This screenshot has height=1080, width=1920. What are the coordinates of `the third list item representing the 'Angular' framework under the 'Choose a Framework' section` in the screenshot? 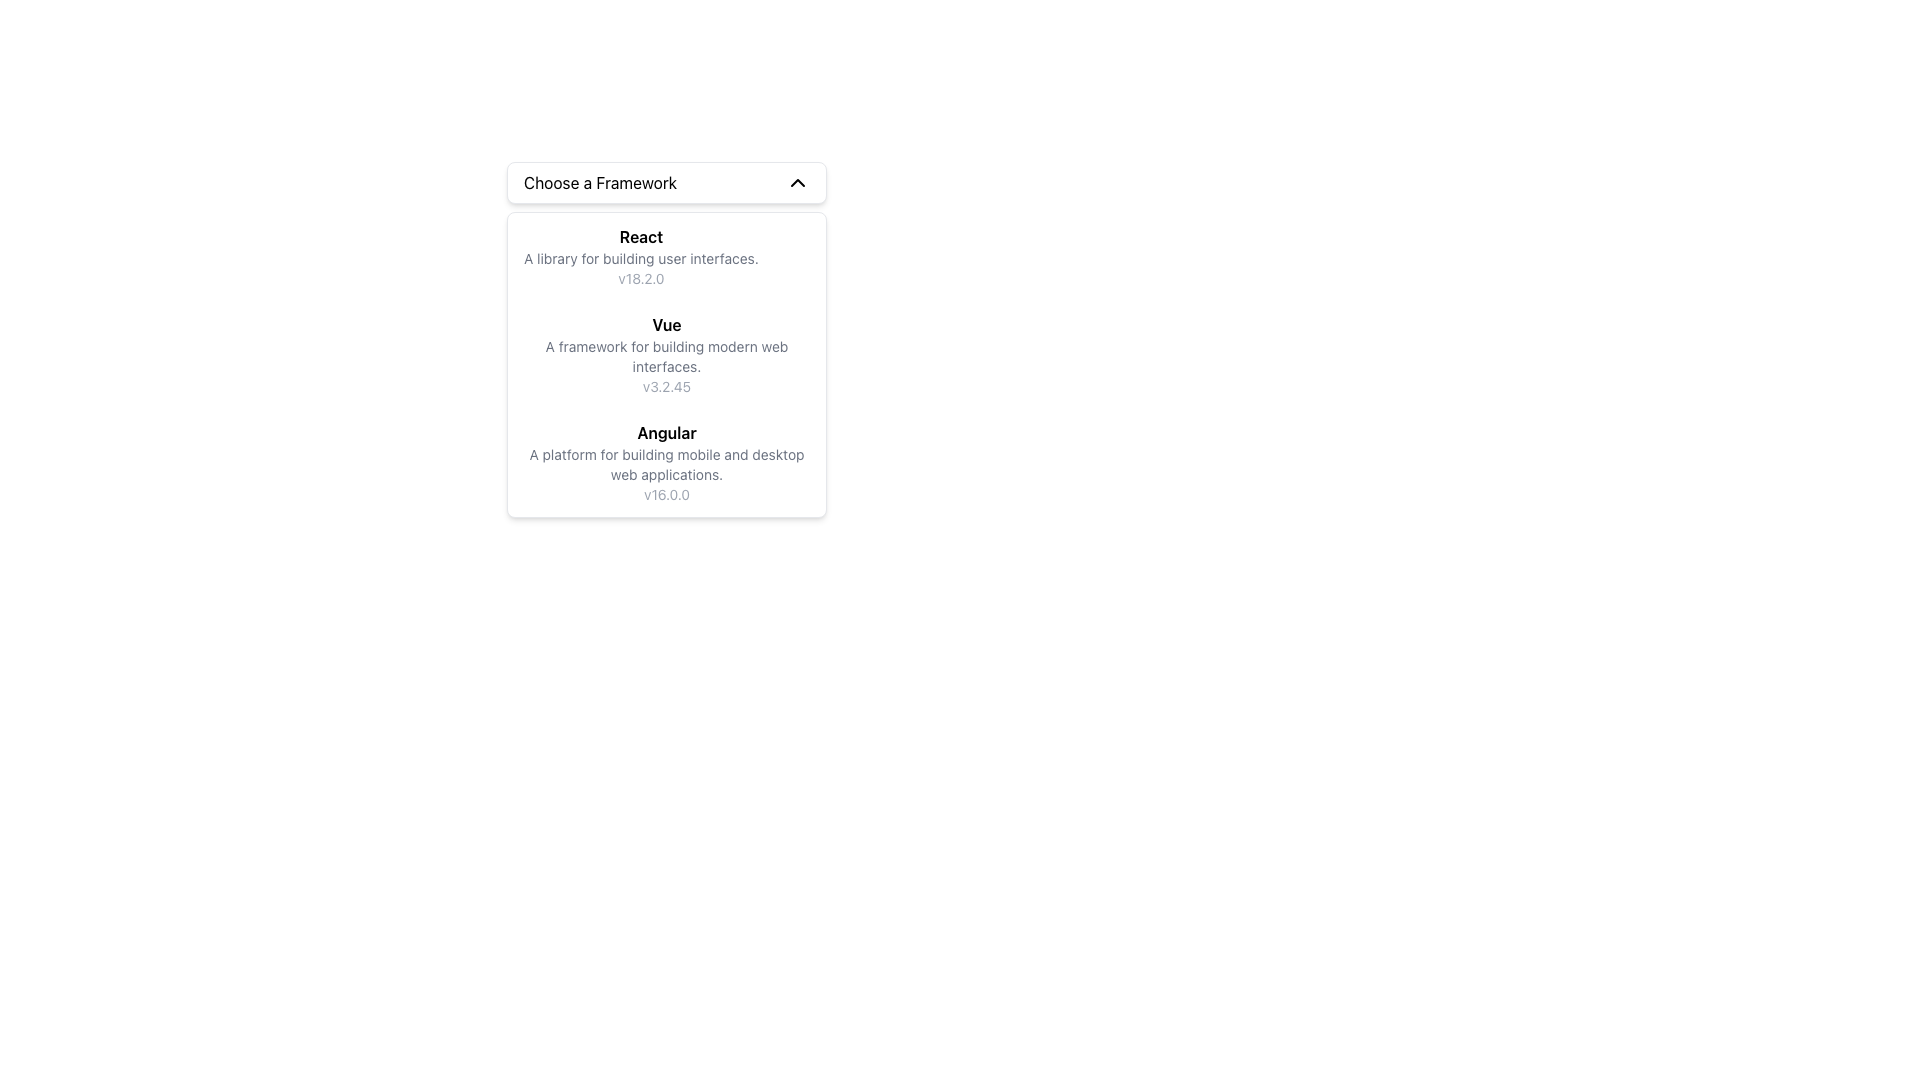 It's located at (667, 462).